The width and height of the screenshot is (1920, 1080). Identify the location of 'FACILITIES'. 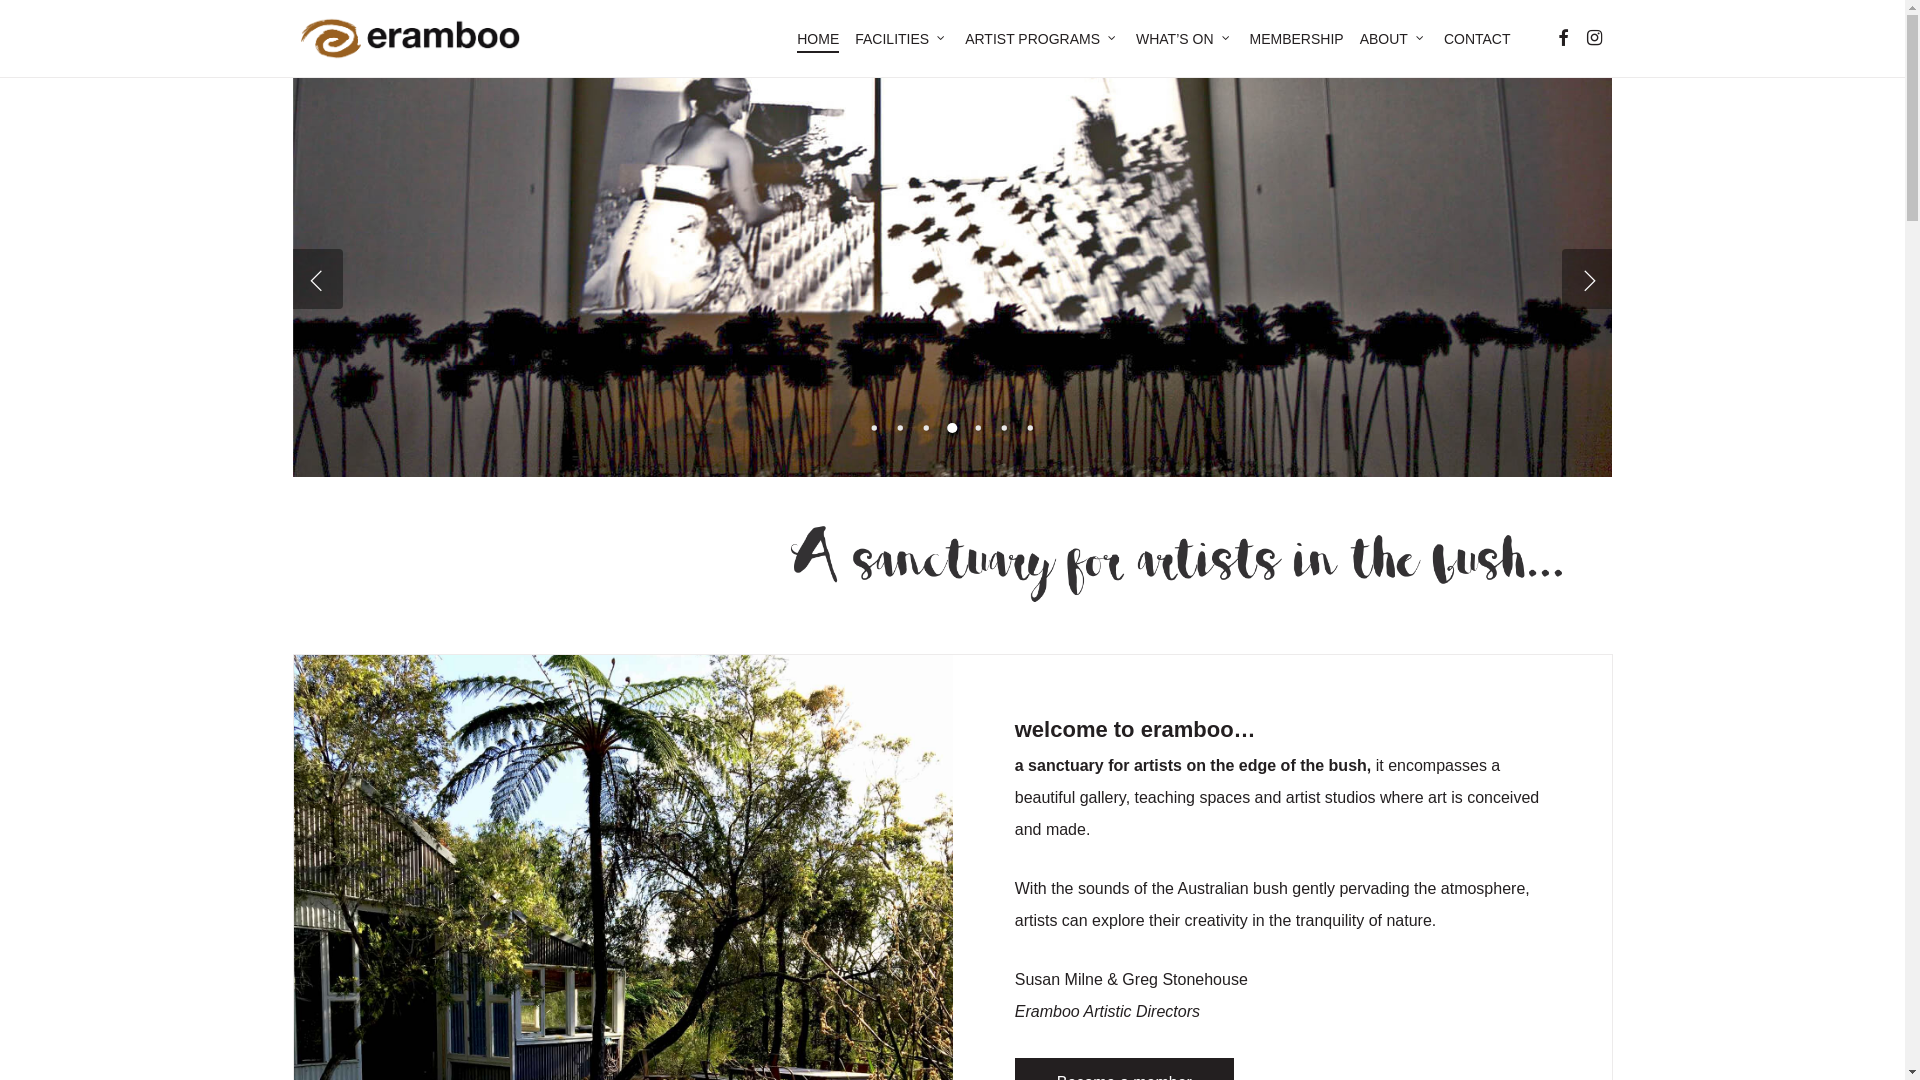
(901, 38).